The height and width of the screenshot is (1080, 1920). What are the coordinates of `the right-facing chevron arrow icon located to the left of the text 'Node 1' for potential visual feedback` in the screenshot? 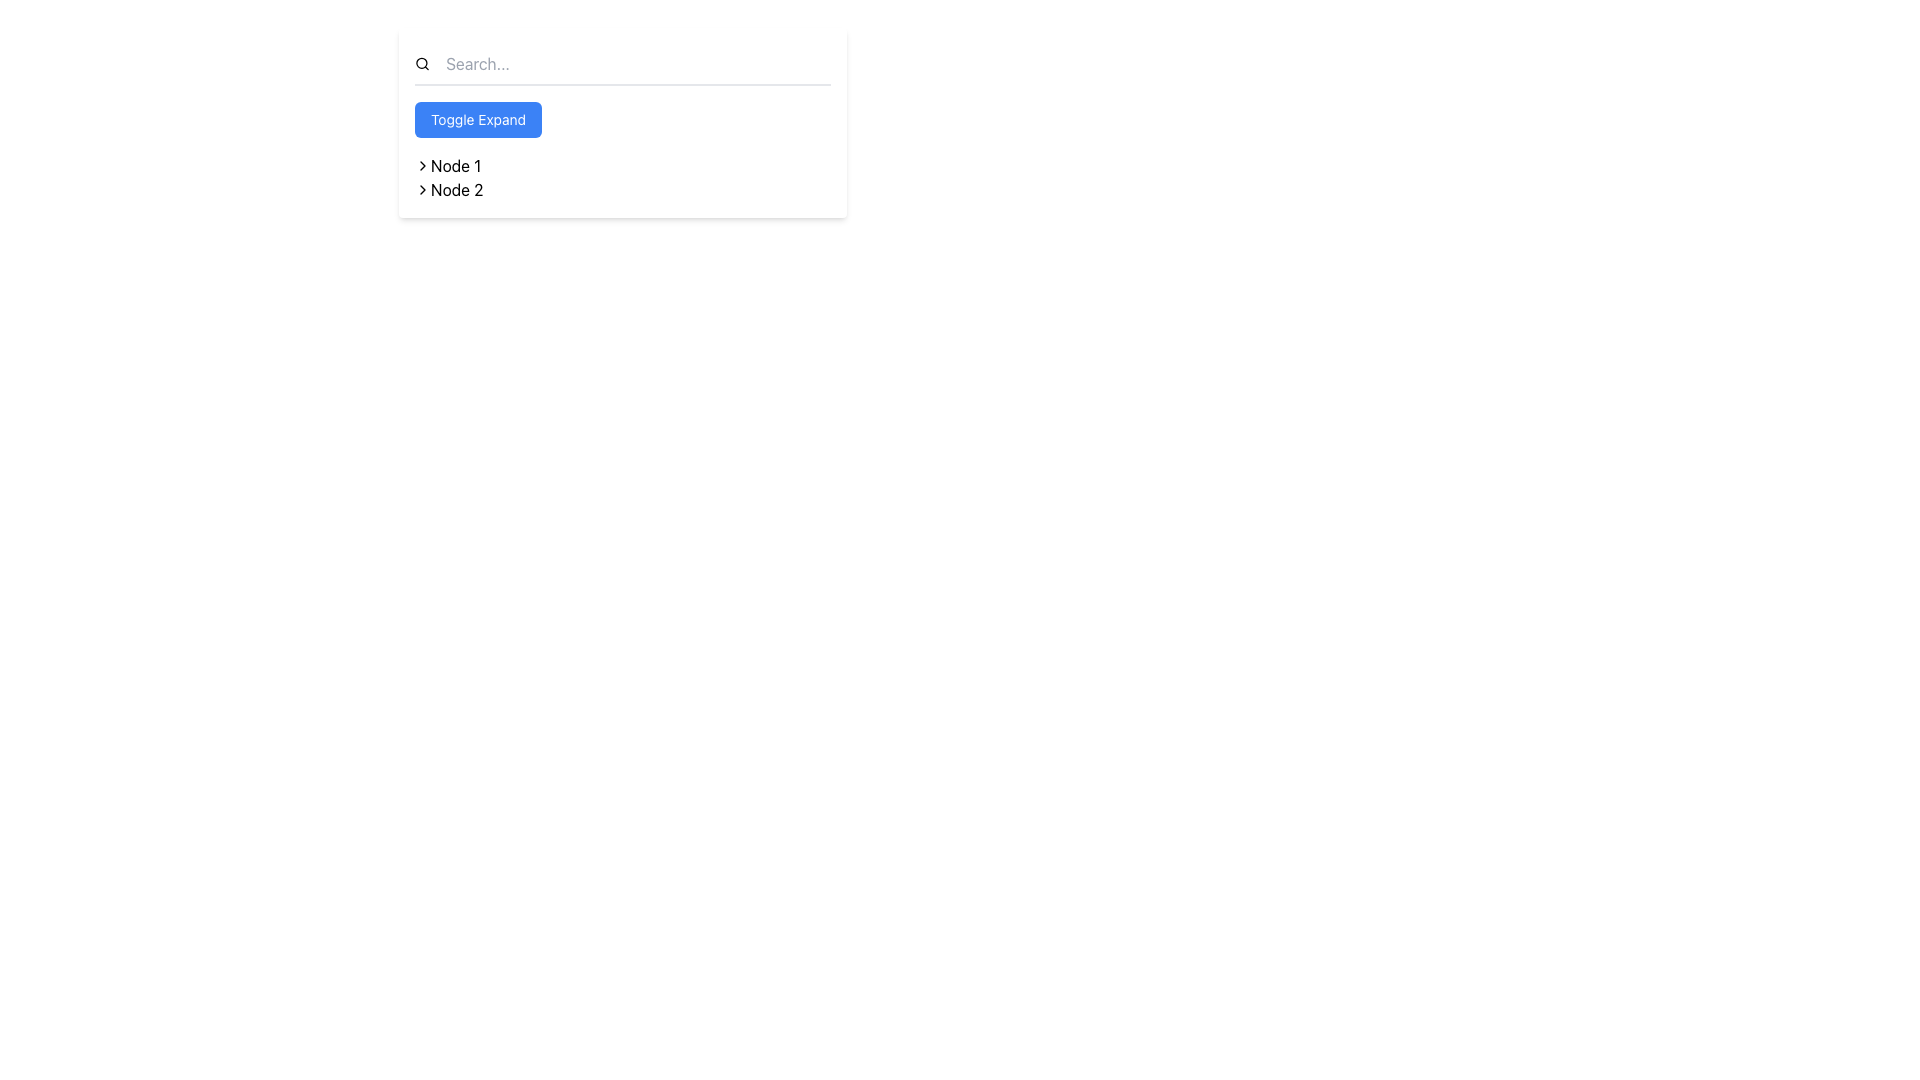 It's located at (421, 164).